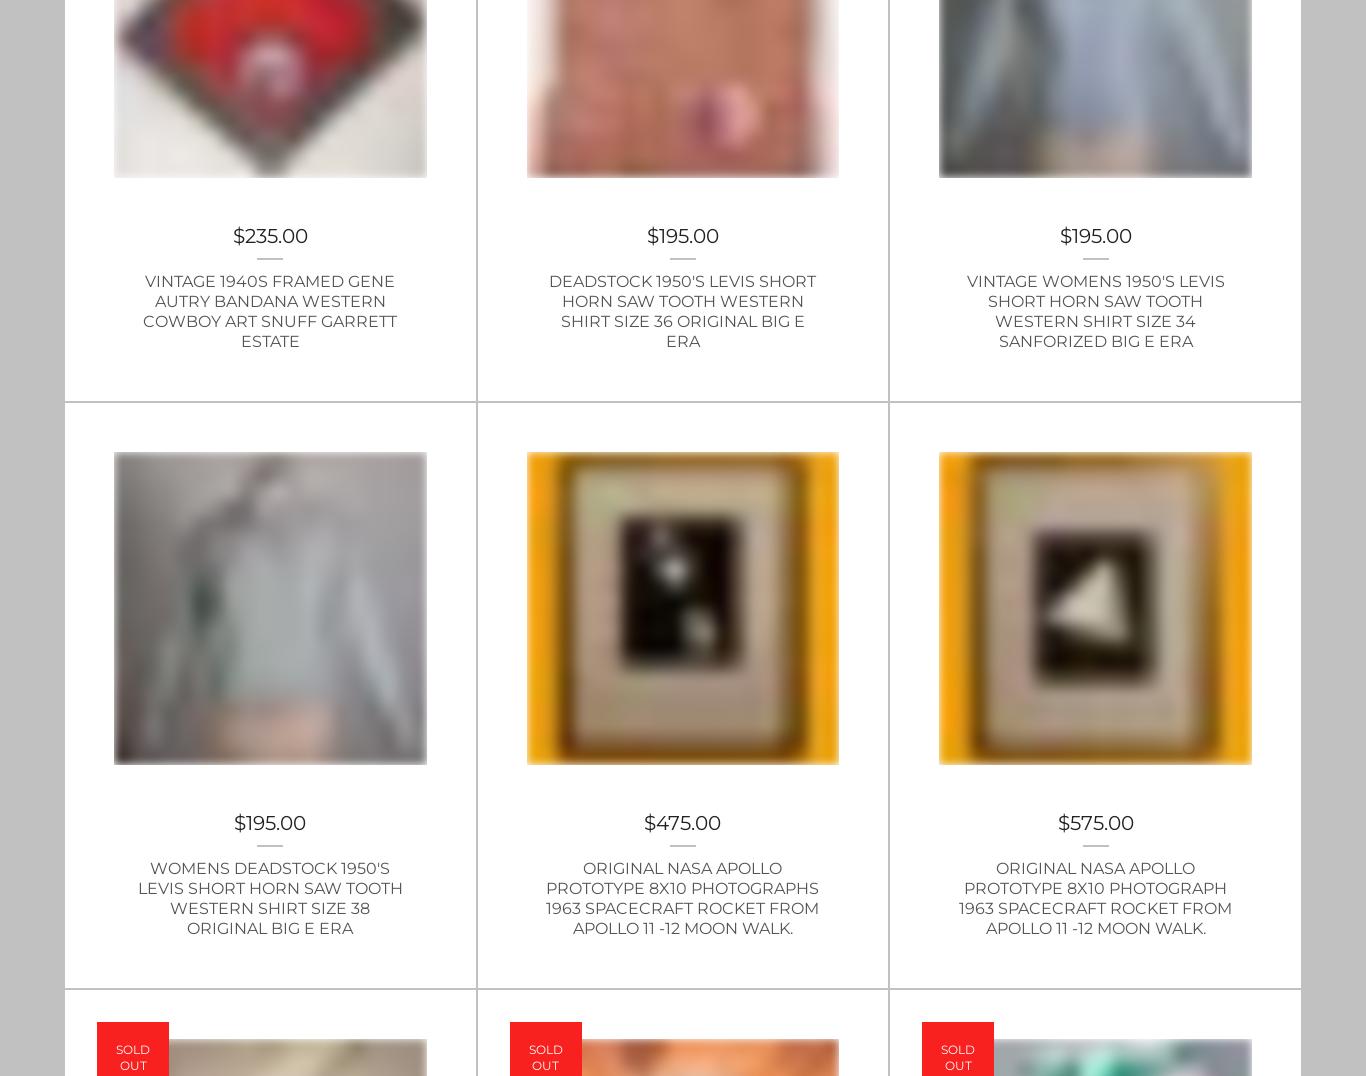  What do you see at coordinates (548, 310) in the screenshot?
I see `'Deadstock 1950's LEVIS Short Horn Saw Tooth Western Shirt Size 36 Original Big E Era'` at bounding box center [548, 310].